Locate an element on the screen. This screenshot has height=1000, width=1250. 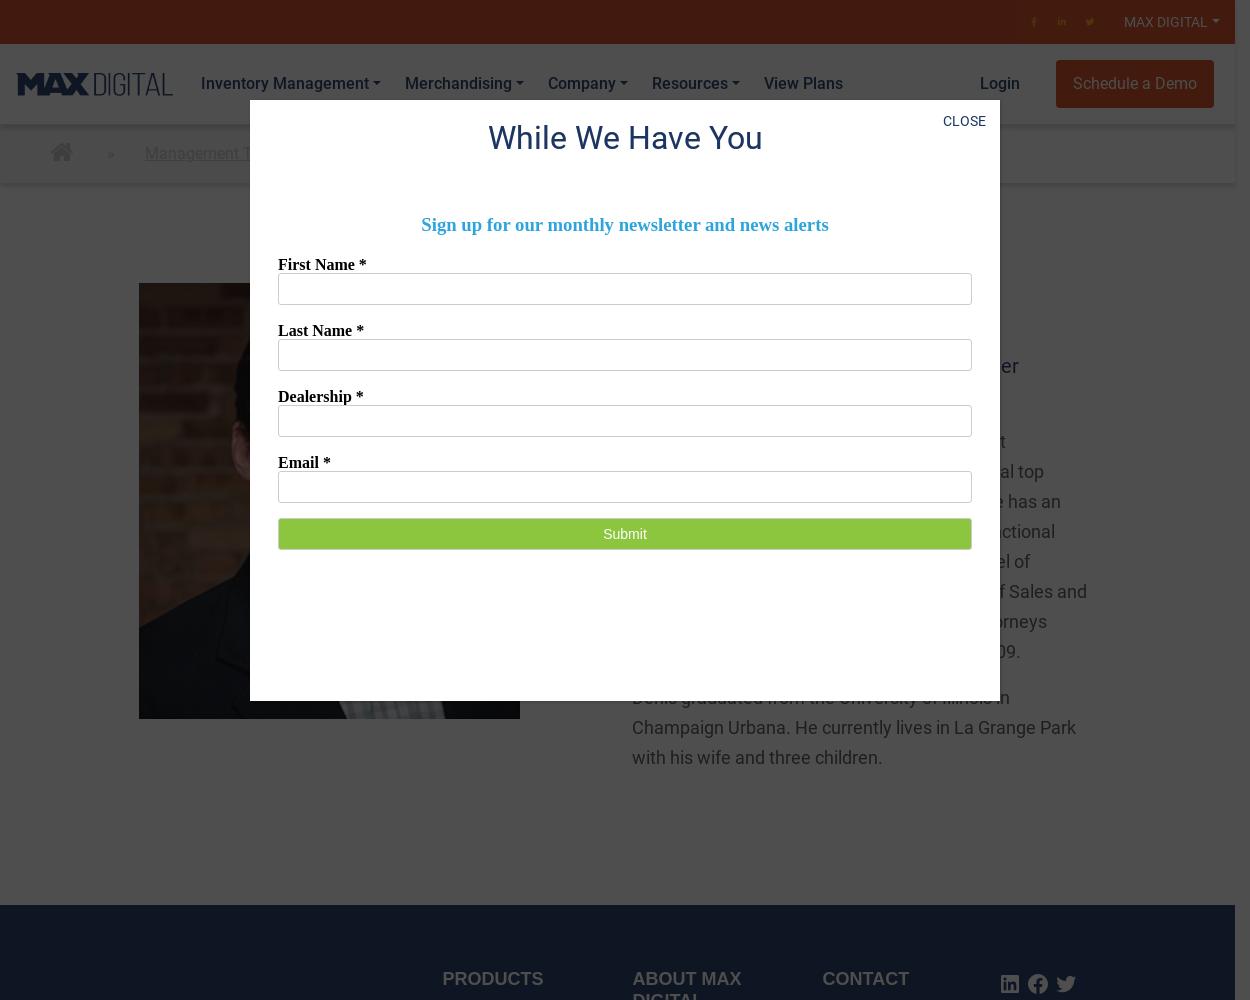
'MAX Digital' is located at coordinates (1123, 22).